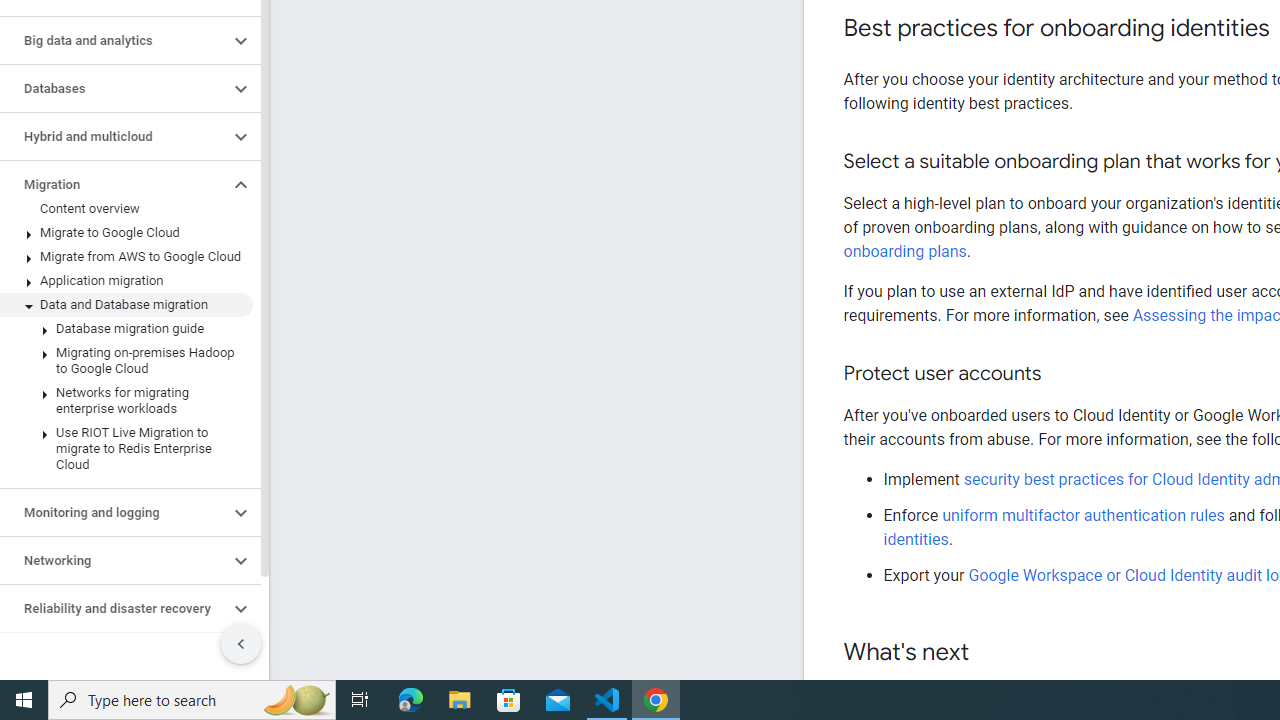 The image size is (1280, 720). What do you see at coordinates (1060, 374) in the screenshot?
I see `'Copy link to this section: Protect user accounts'` at bounding box center [1060, 374].